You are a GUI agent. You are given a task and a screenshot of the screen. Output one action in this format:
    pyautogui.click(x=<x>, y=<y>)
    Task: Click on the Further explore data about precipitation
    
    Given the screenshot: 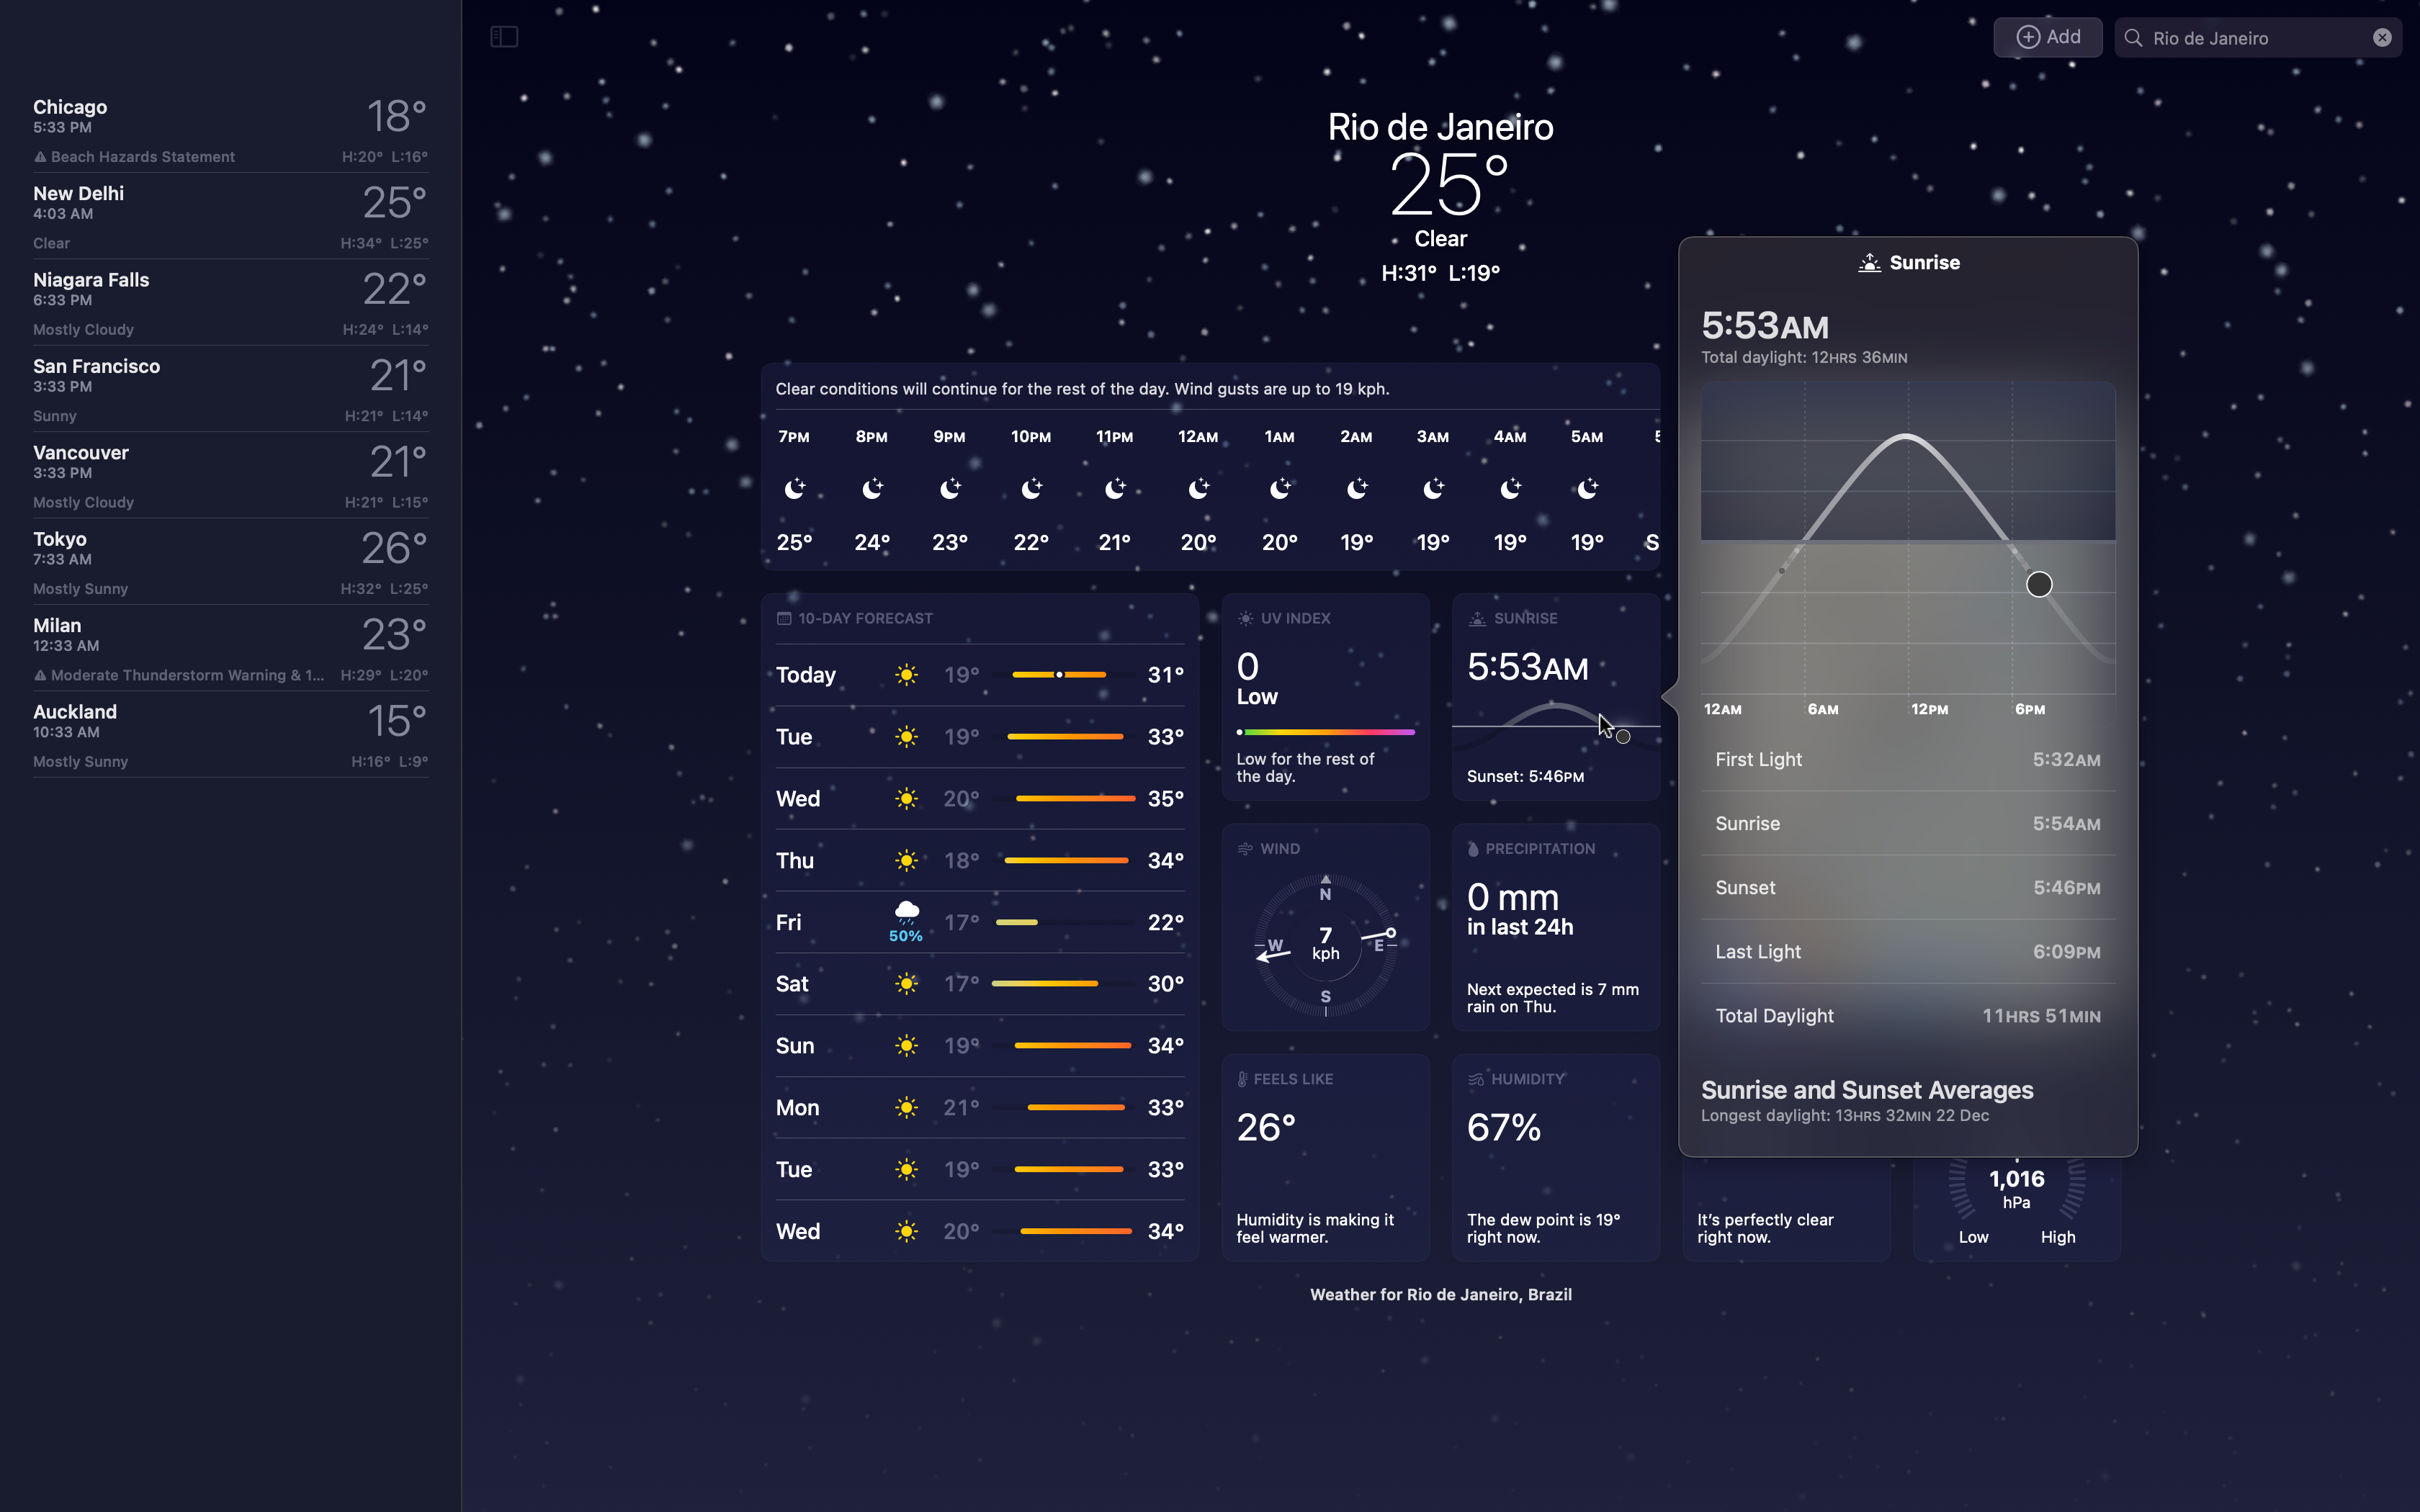 What is the action you would take?
    pyautogui.click(x=1553, y=926)
    